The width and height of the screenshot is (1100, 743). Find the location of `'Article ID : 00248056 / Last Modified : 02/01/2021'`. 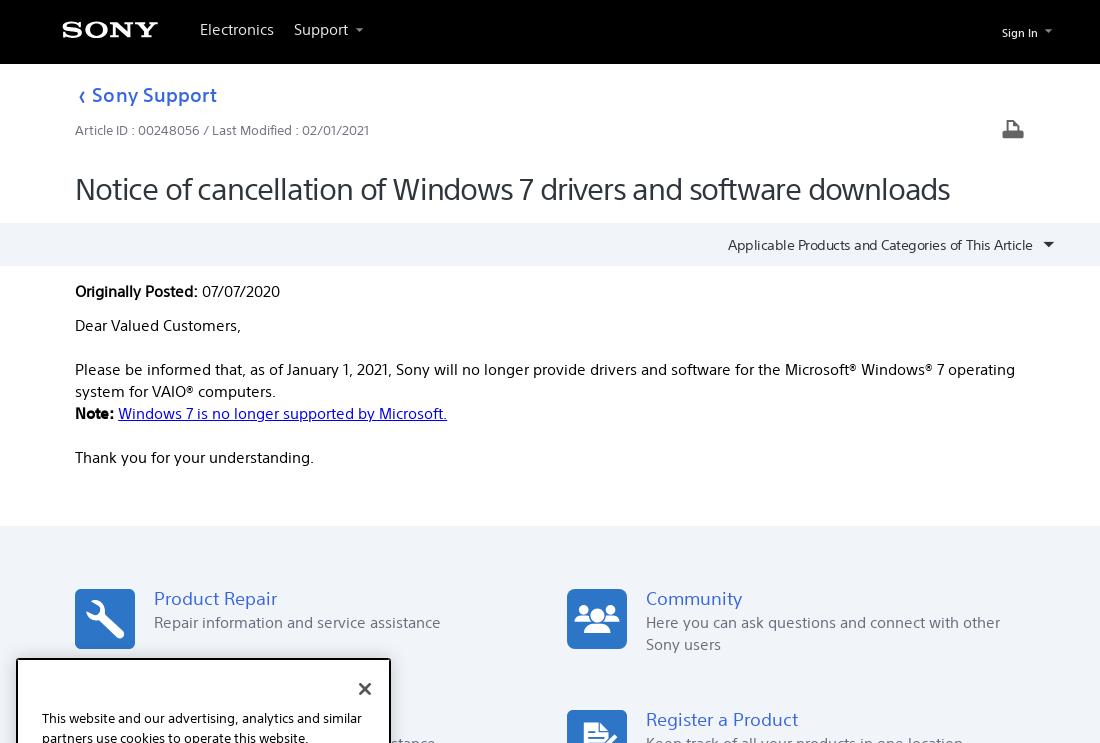

'Article ID : 00248056 / Last Modified : 02/01/2021' is located at coordinates (221, 130).